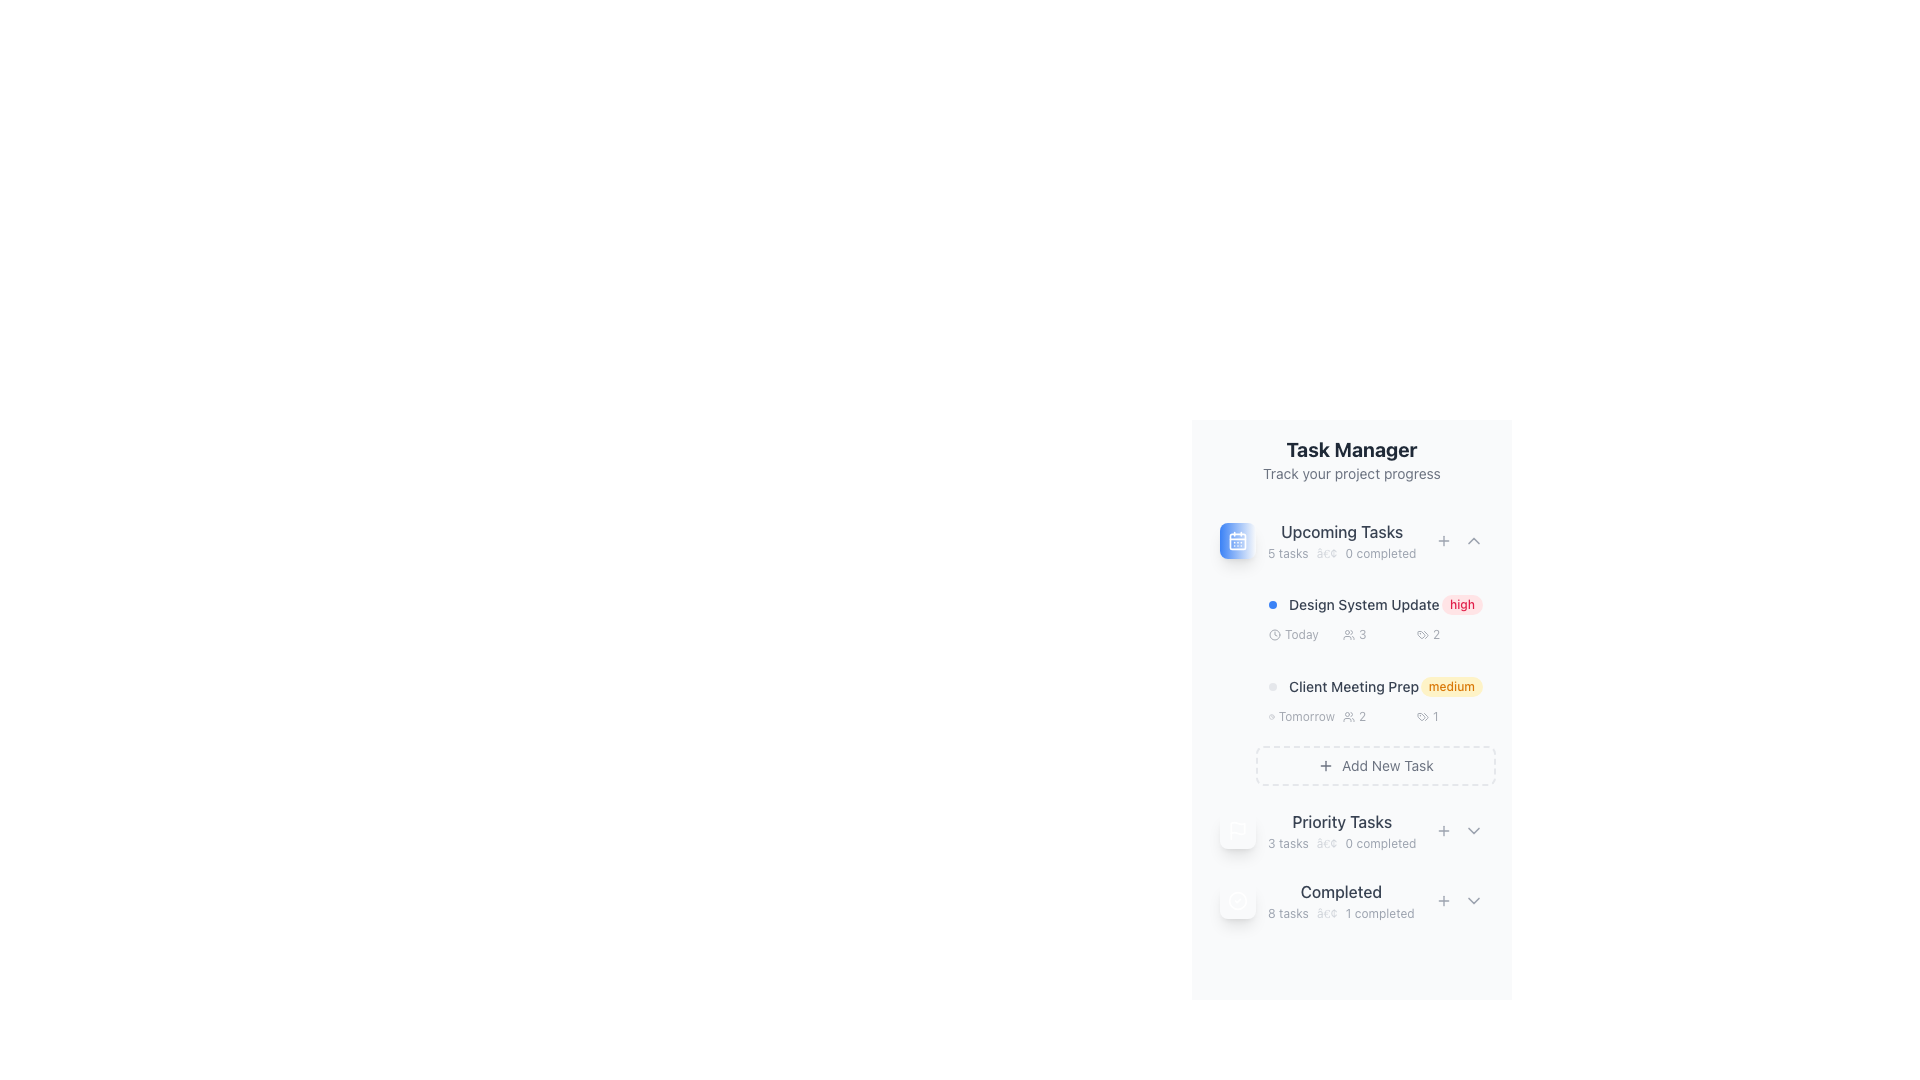  I want to click on the 'Add' button located to the right of the 'Upcoming Tasks' heading in the 'Task Manager' interface, so click(1444, 540).